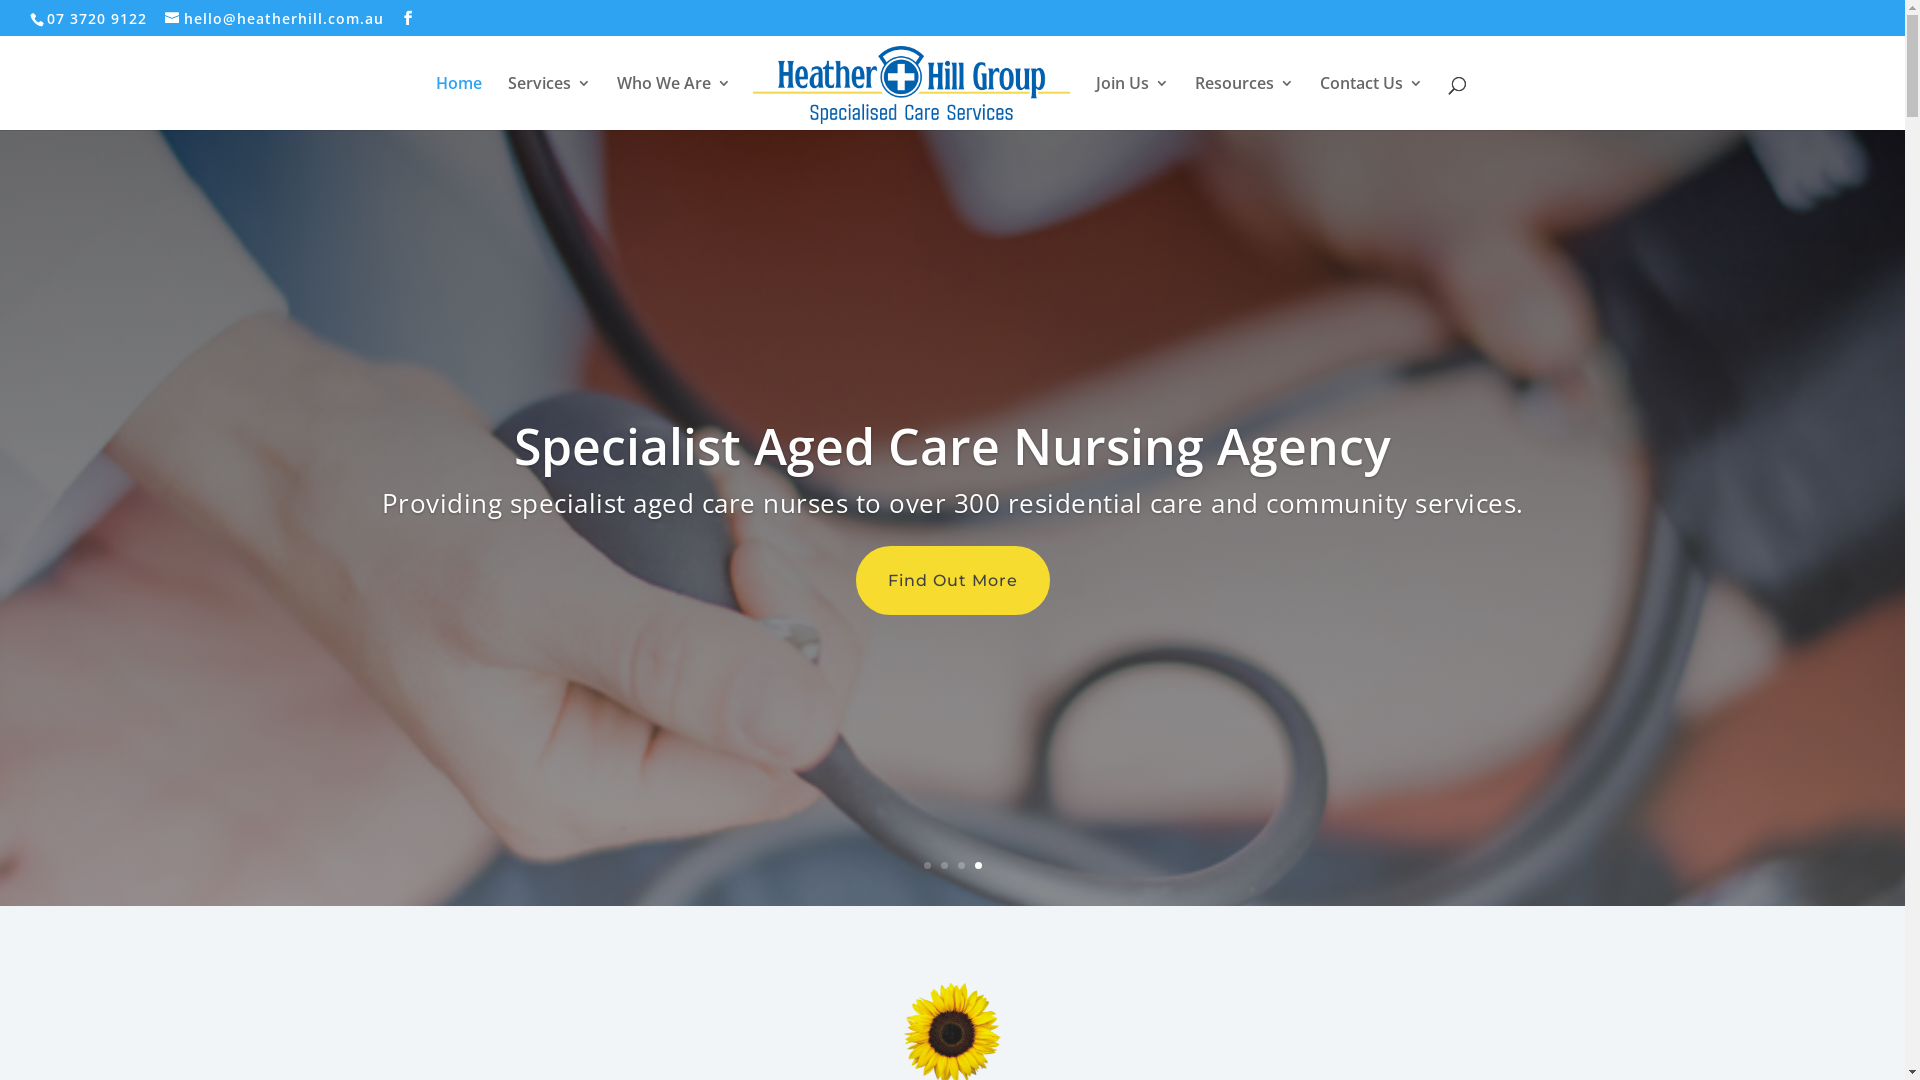 This screenshot has height=1080, width=1920. Describe the element at coordinates (977, 864) in the screenshot. I see `'4'` at that location.